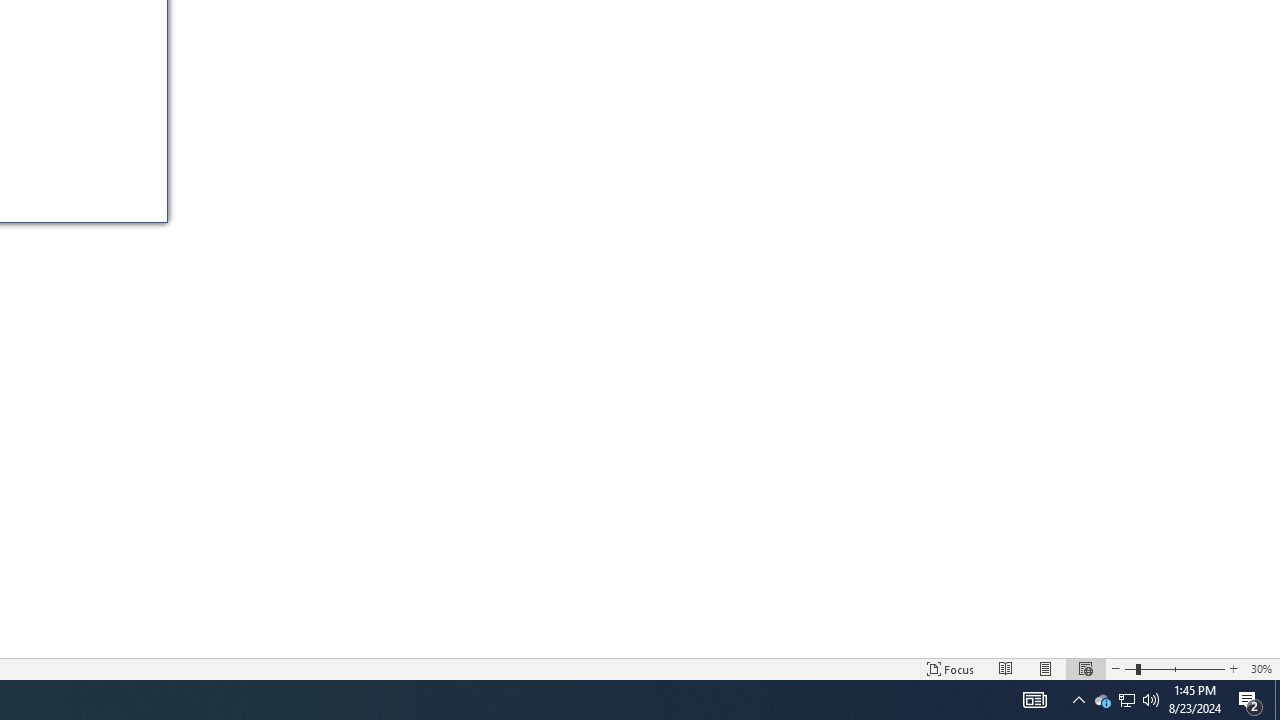  I want to click on 'Action Center, 2 new notifications', so click(1250, 698).